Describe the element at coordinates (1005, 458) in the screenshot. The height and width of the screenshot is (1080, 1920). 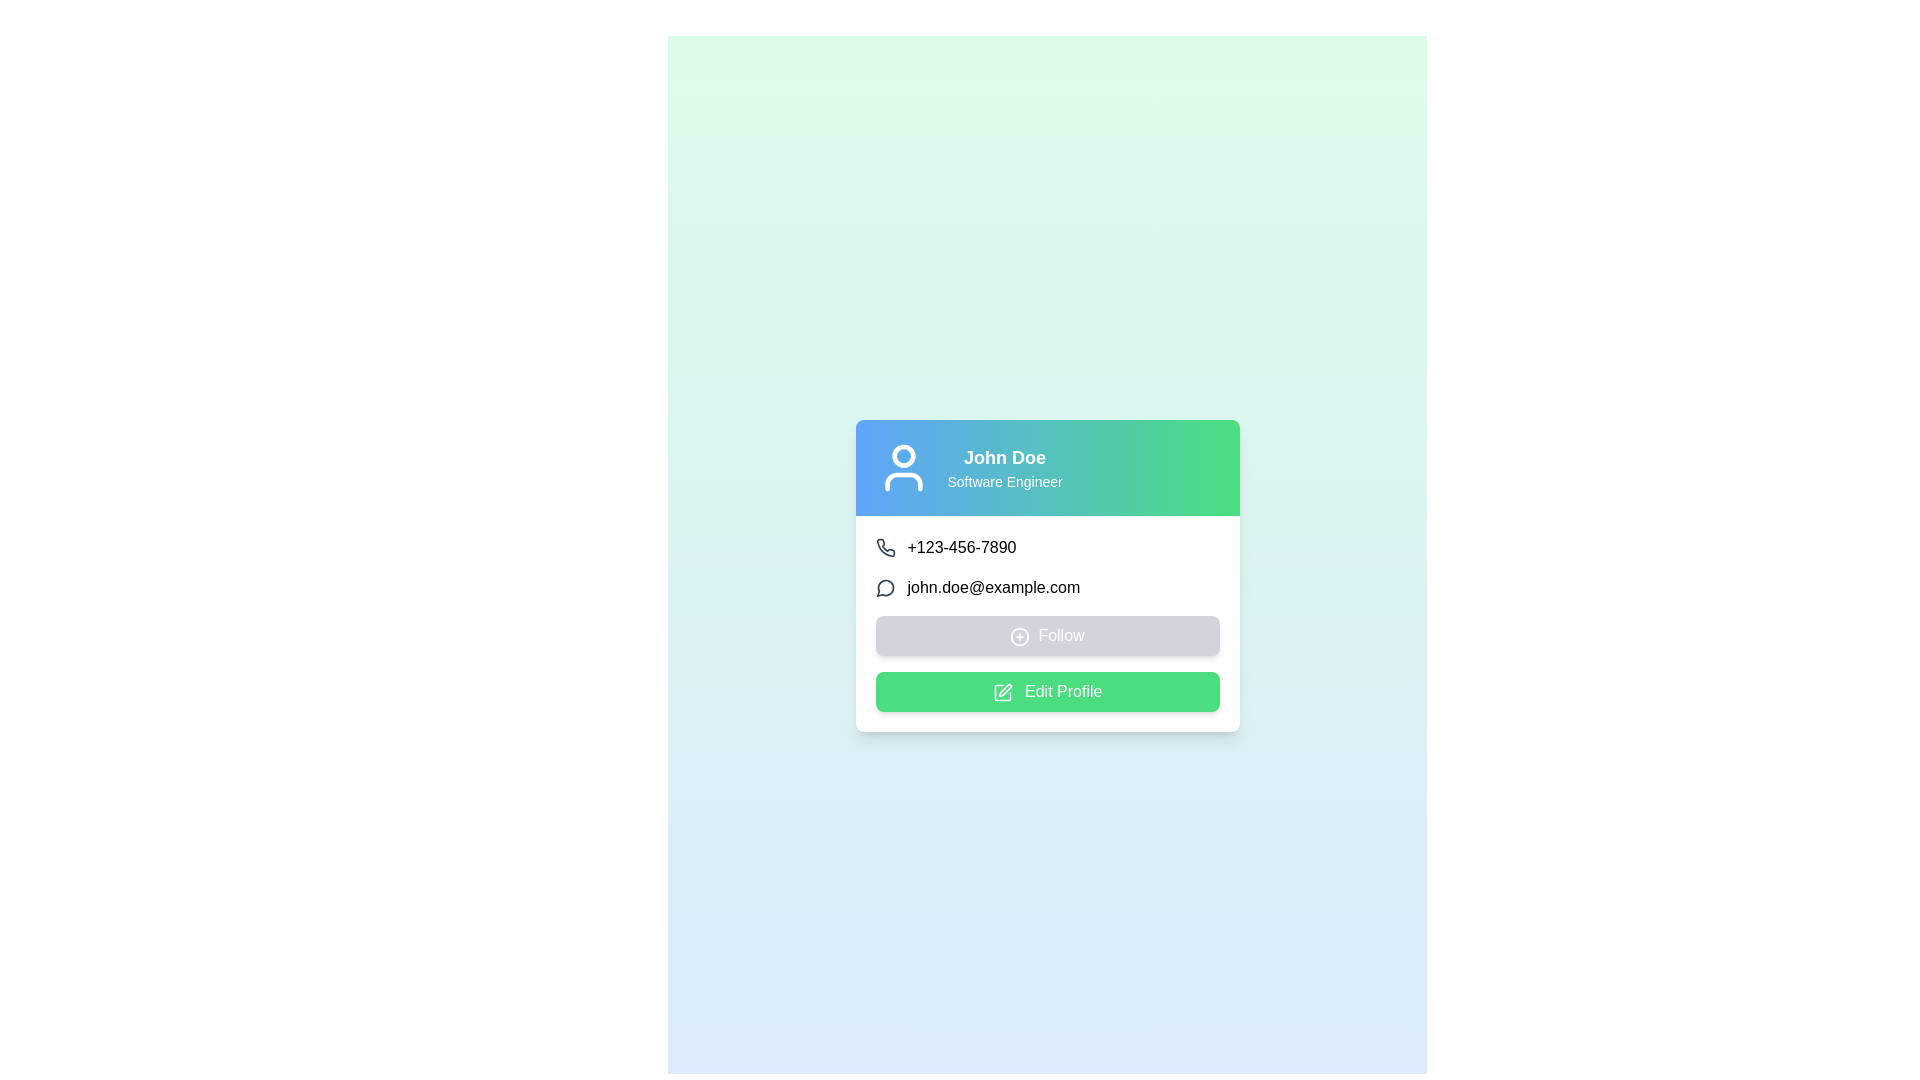
I see `bold text element displaying the name 'John Doe', located at the top of the card layout with a gradient green and blue background` at that location.